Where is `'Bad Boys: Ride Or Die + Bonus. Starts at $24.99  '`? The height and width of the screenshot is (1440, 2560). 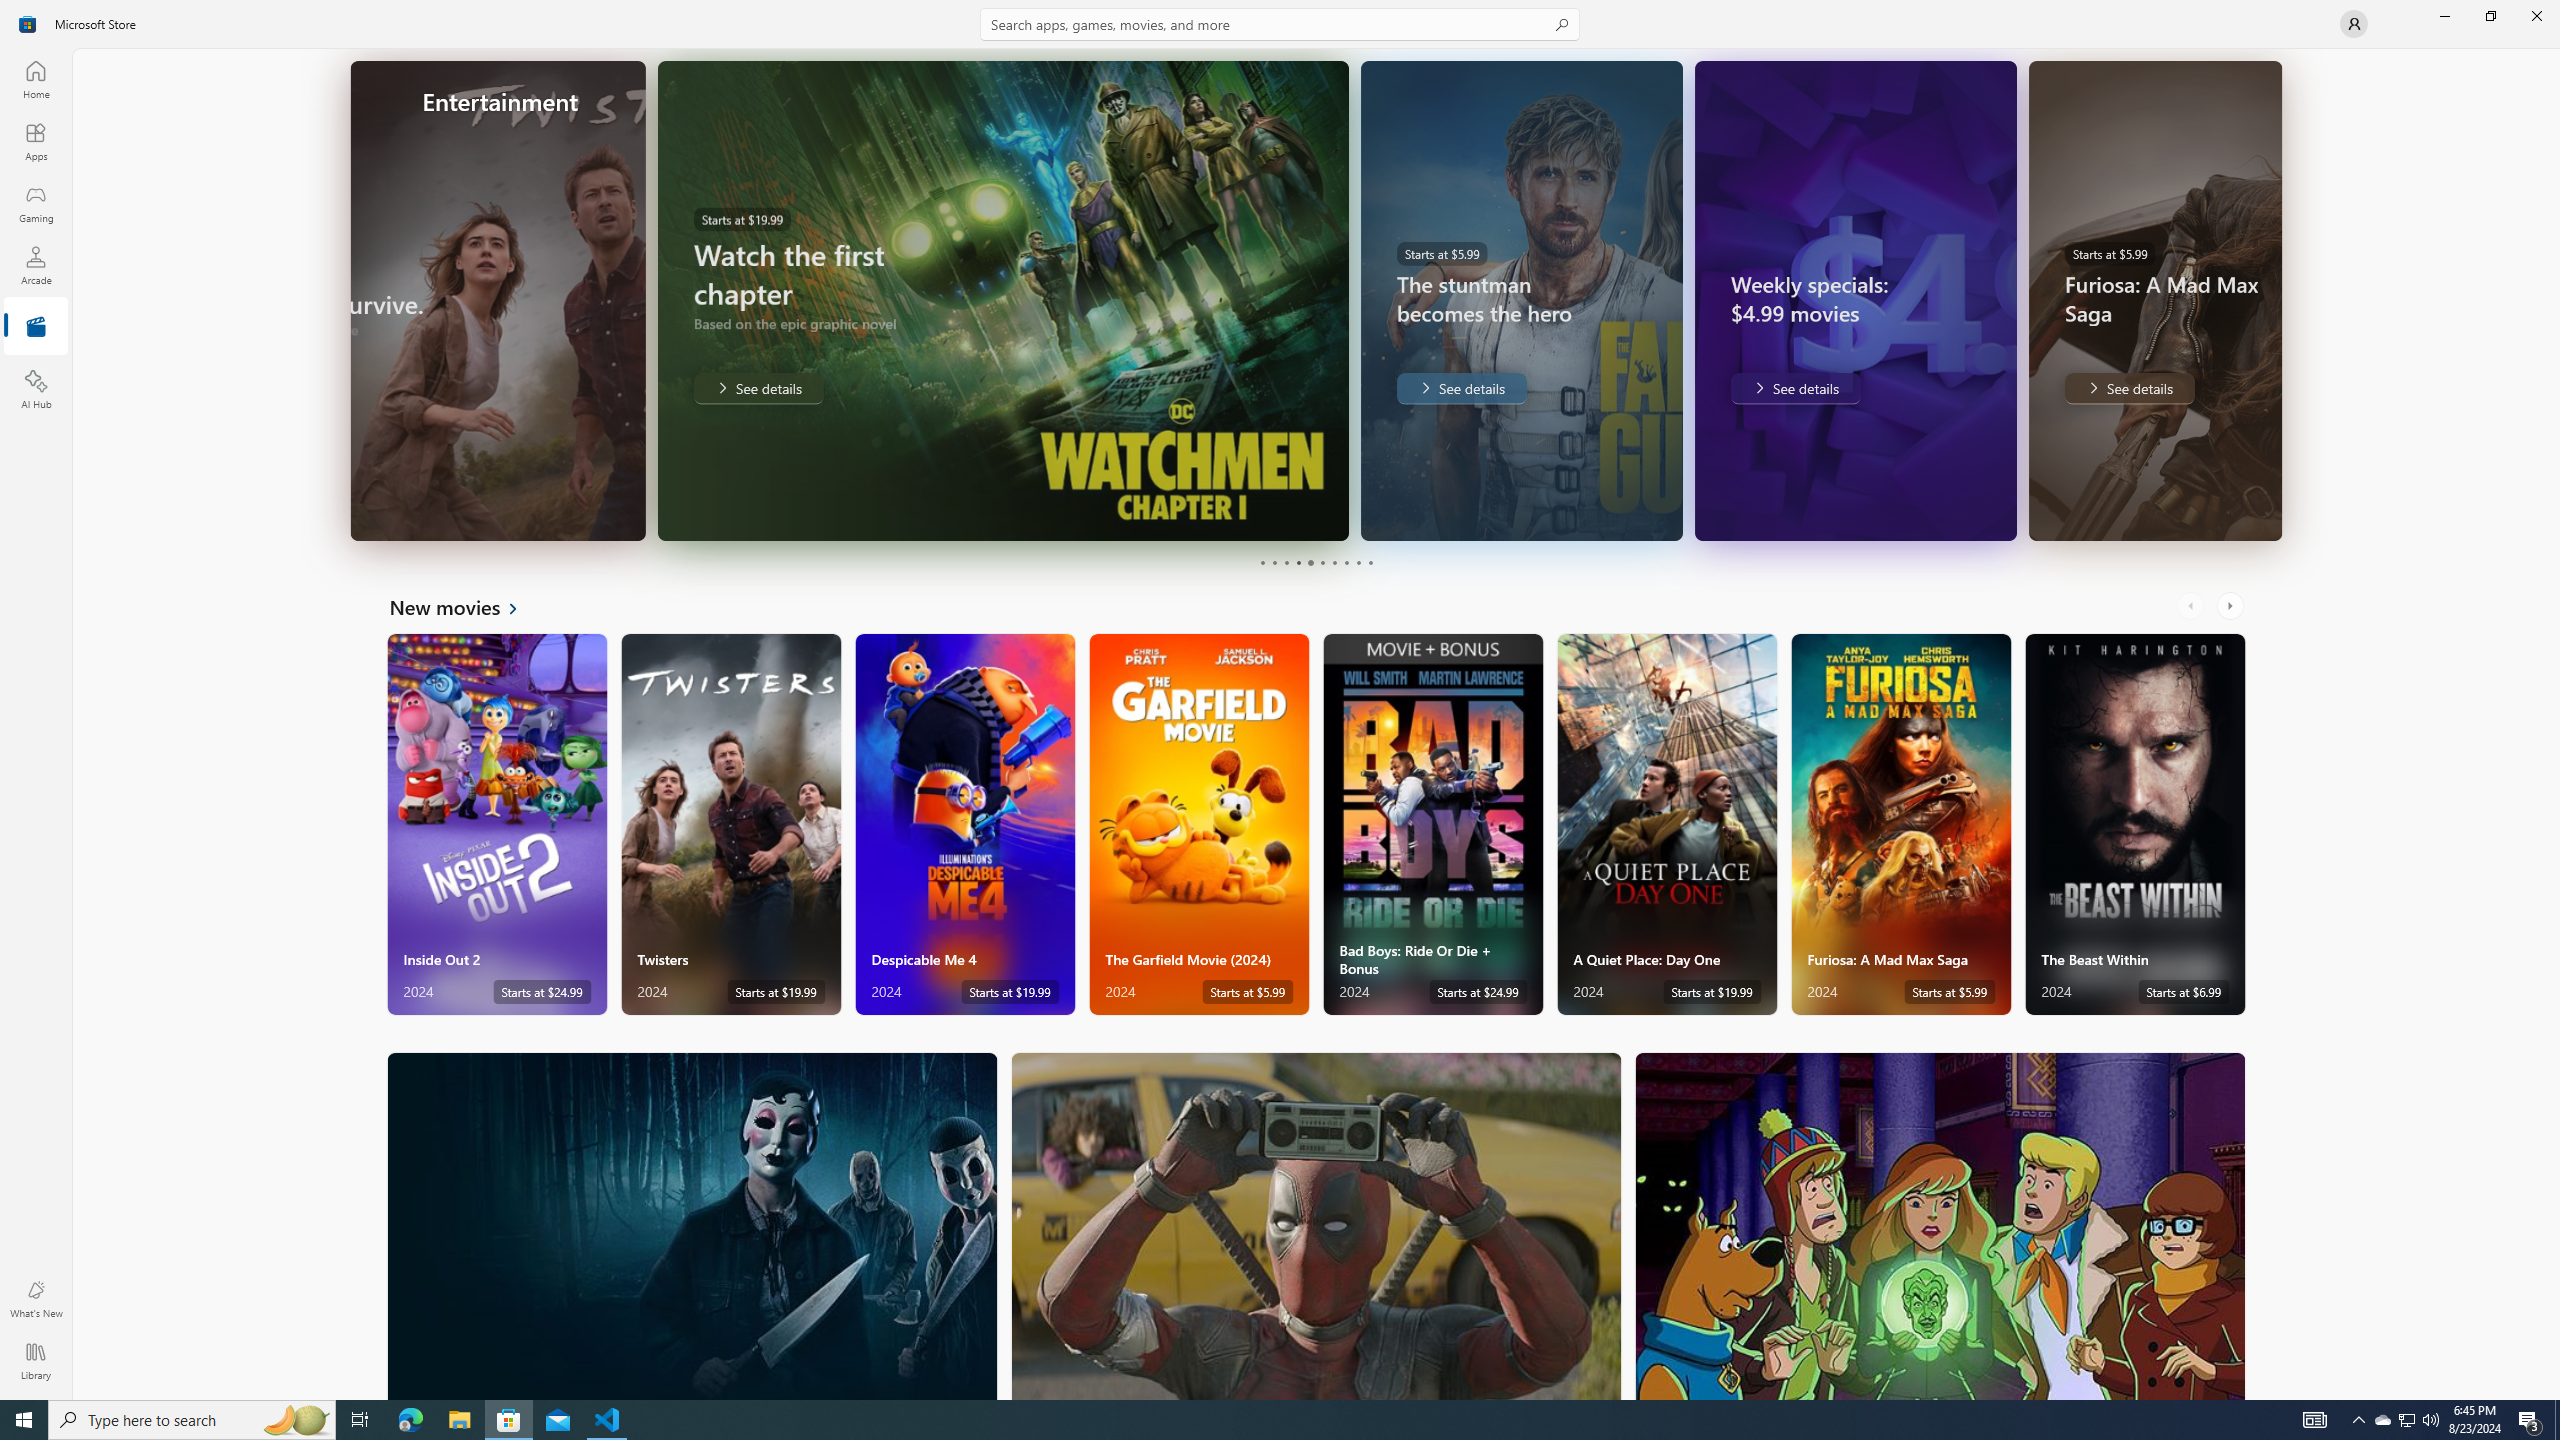 'Bad Boys: Ride Or Die + Bonus. Starts at $24.99  ' is located at coordinates (1431, 824).